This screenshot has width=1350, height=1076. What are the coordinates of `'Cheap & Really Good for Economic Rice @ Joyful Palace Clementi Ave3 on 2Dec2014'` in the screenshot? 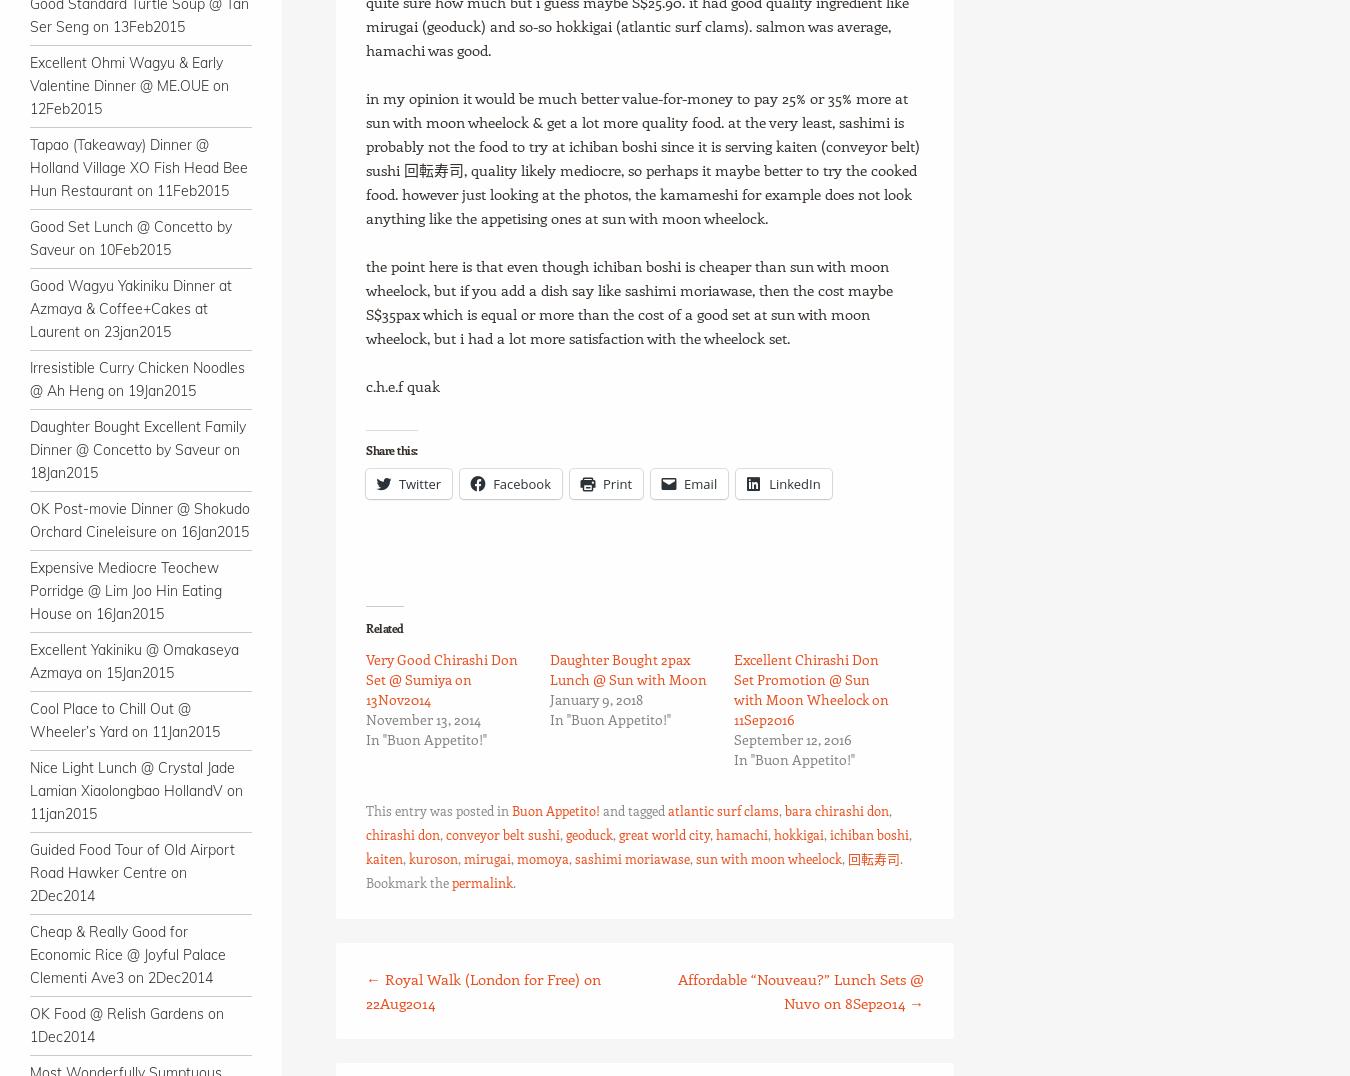 It's located at (127, 954).